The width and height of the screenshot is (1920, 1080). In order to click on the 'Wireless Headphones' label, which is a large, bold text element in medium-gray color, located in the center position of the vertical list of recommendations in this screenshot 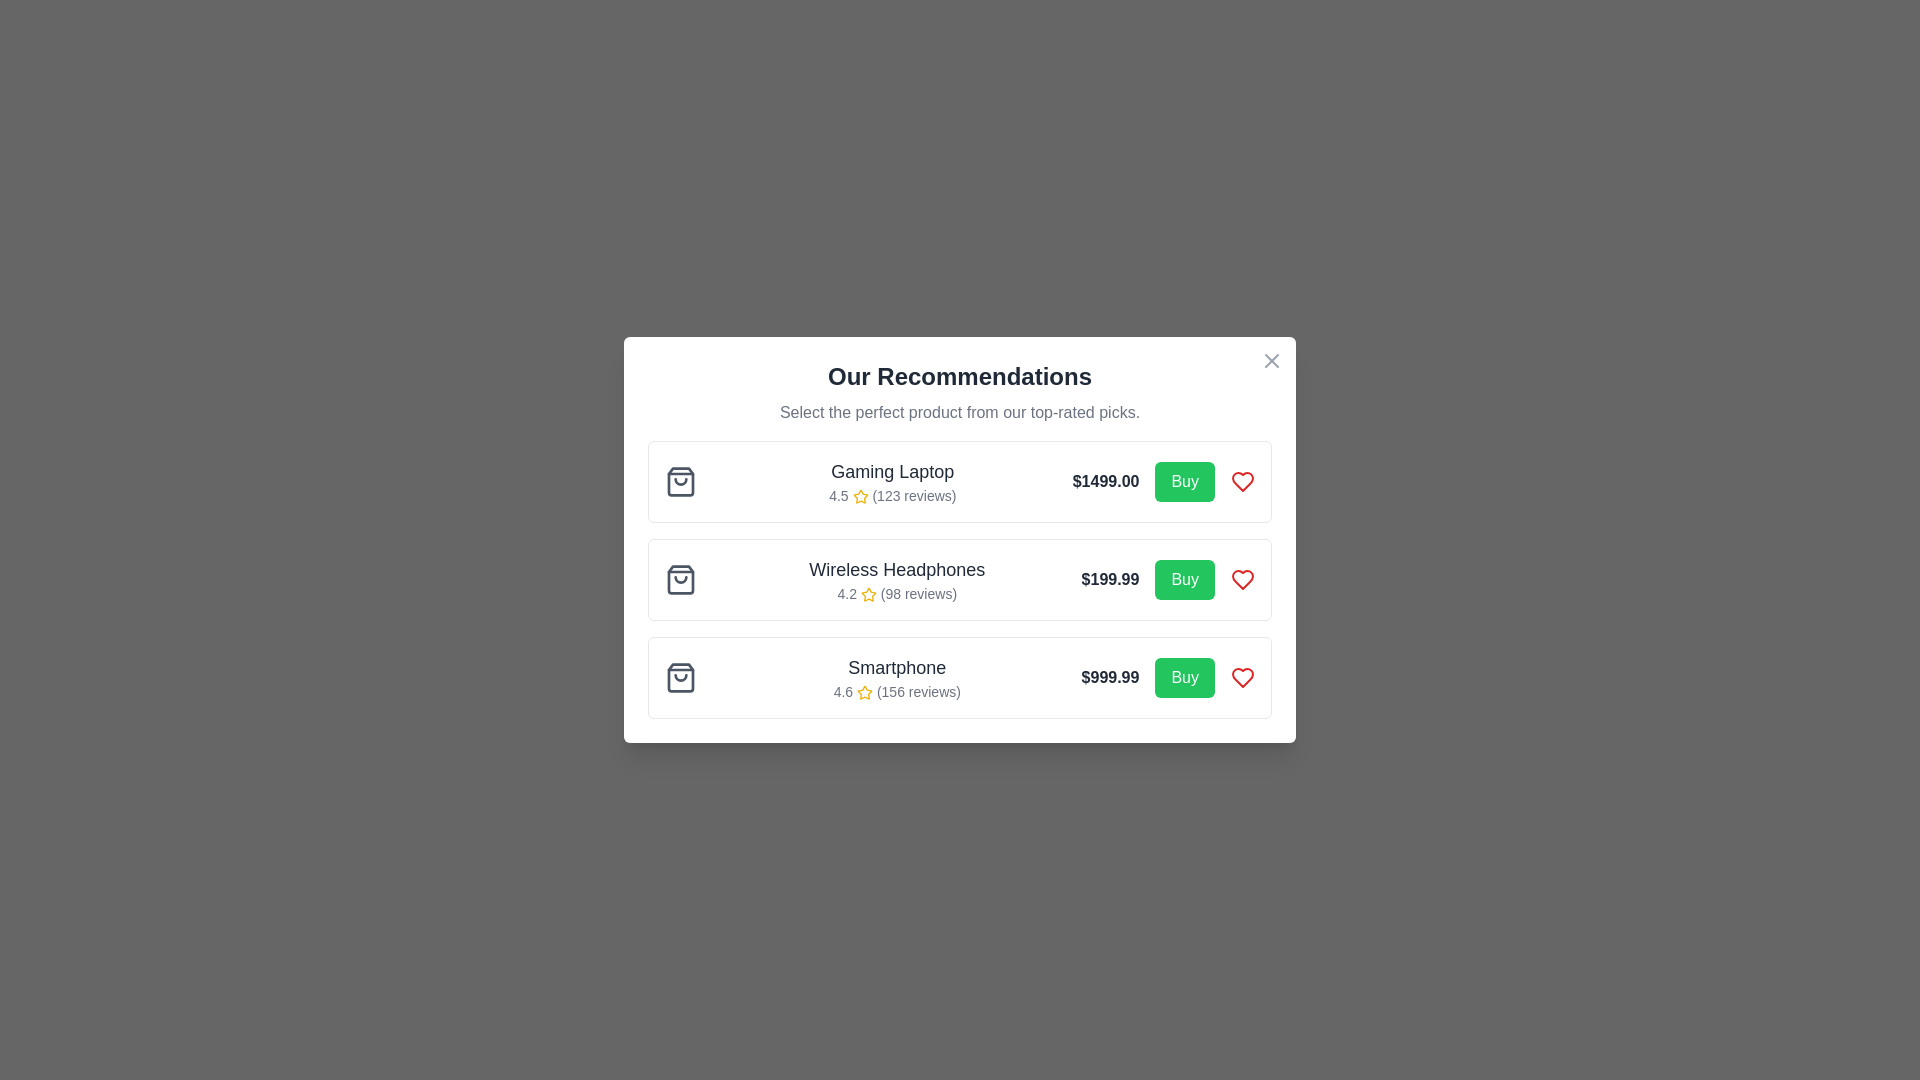, I will do `click(896, 570)`.